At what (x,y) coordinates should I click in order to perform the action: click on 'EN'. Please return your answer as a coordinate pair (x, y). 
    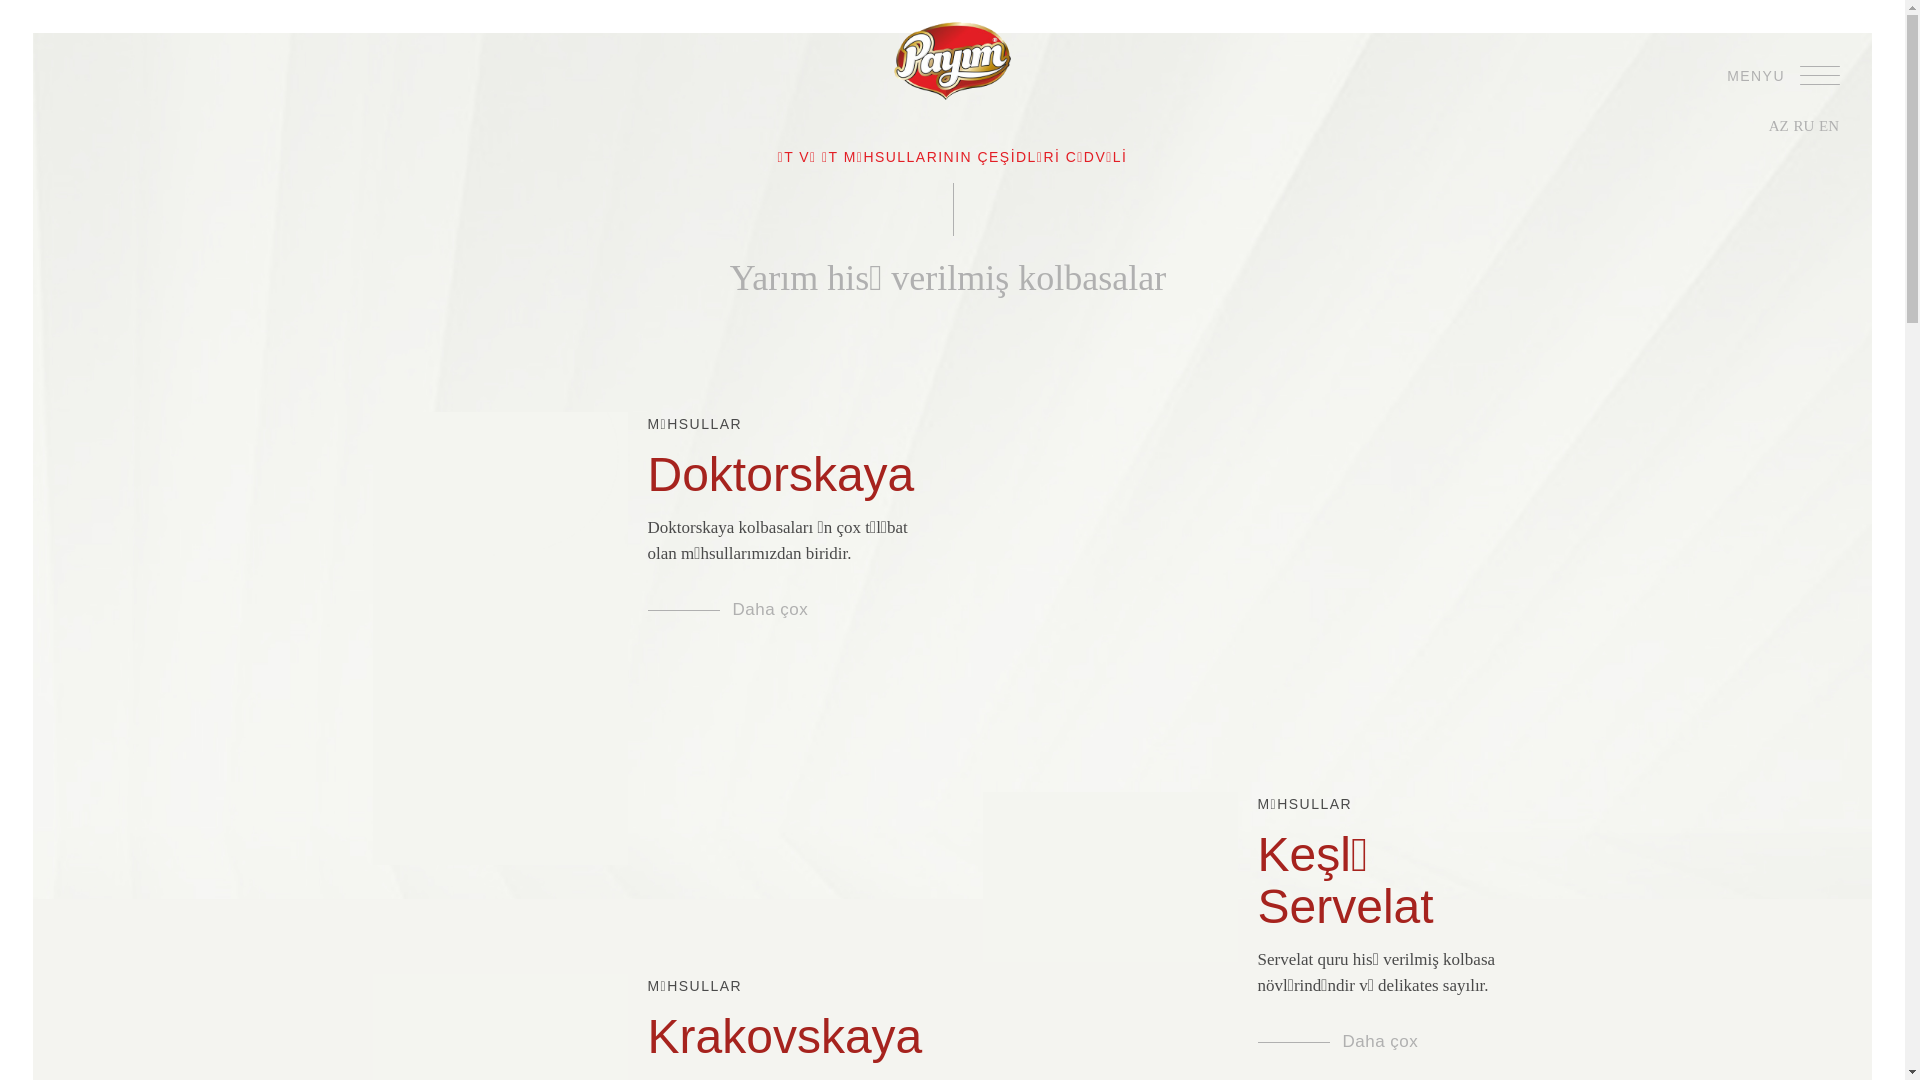
    Looking at the image, I should click on (1828, 126).